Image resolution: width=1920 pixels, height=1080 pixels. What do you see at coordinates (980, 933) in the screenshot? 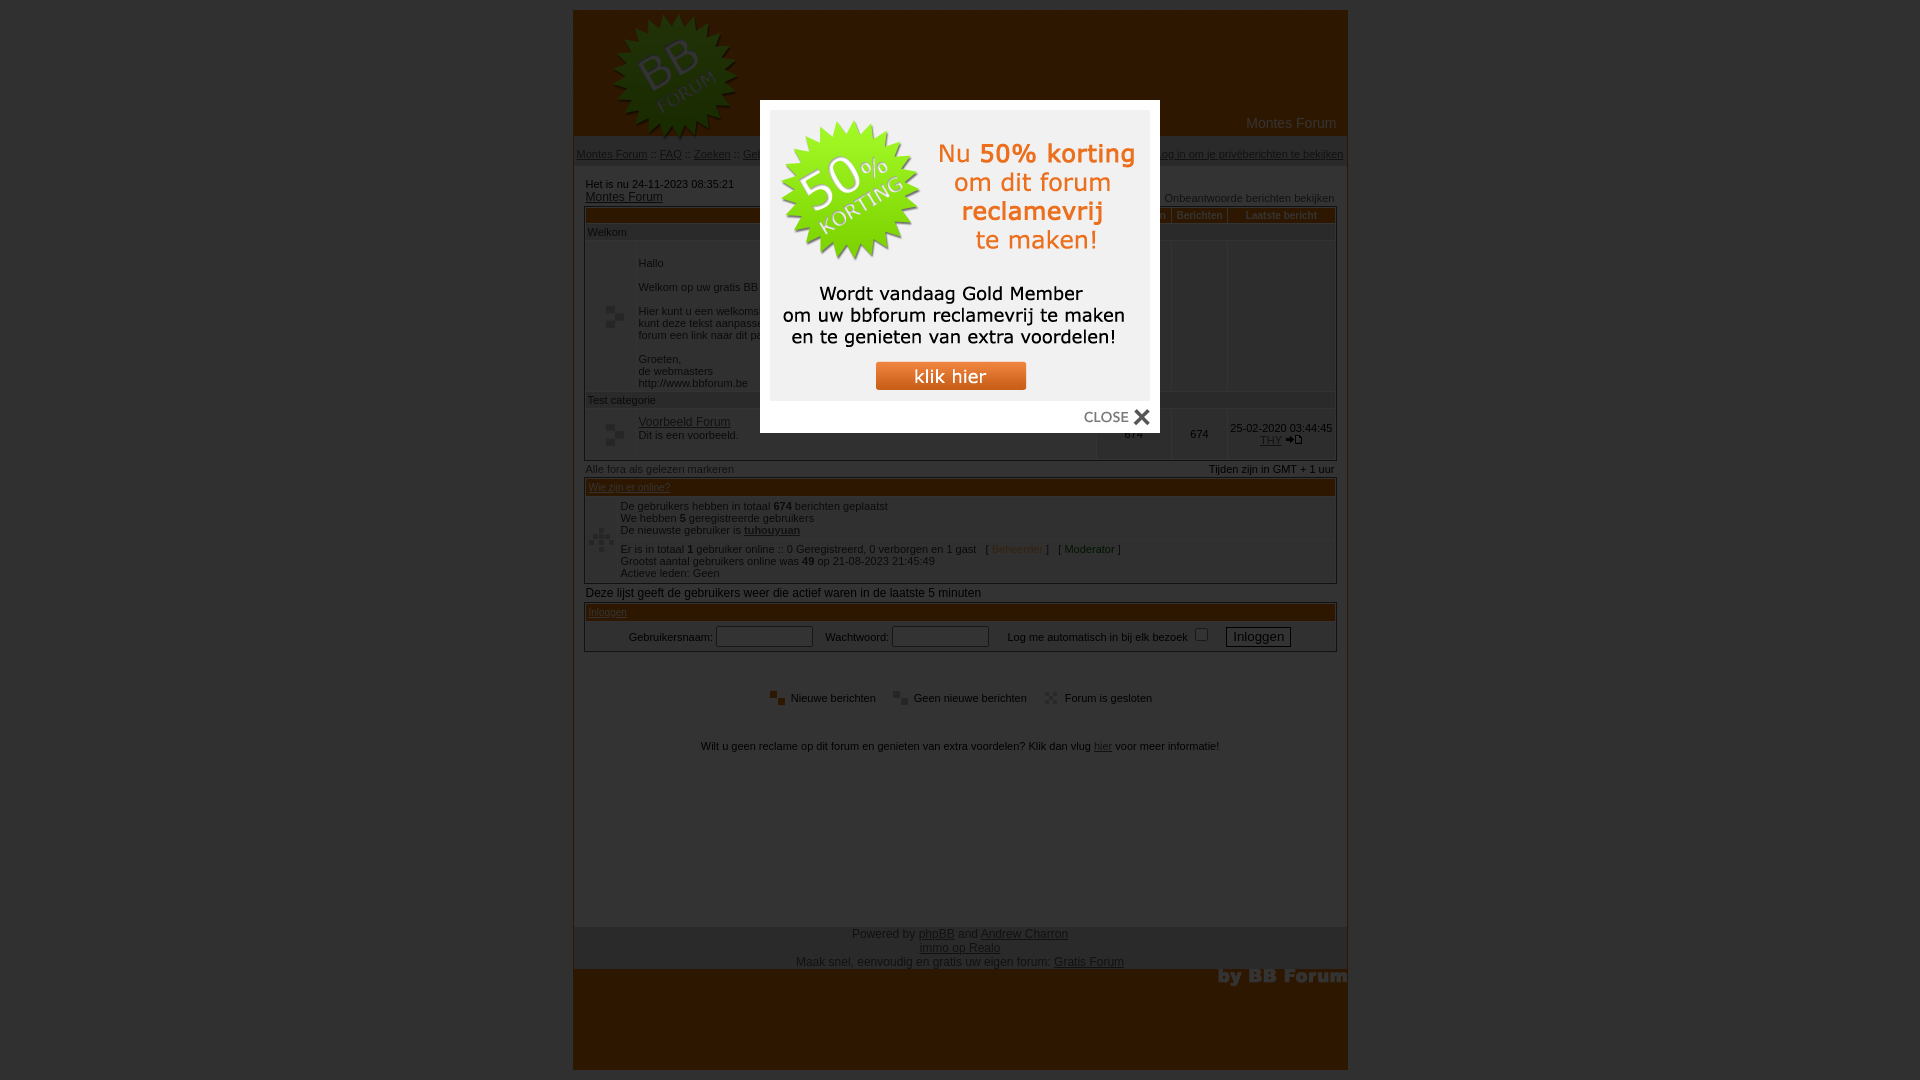
I see `'Andrew Charron'` at bounding box center [980, 933].